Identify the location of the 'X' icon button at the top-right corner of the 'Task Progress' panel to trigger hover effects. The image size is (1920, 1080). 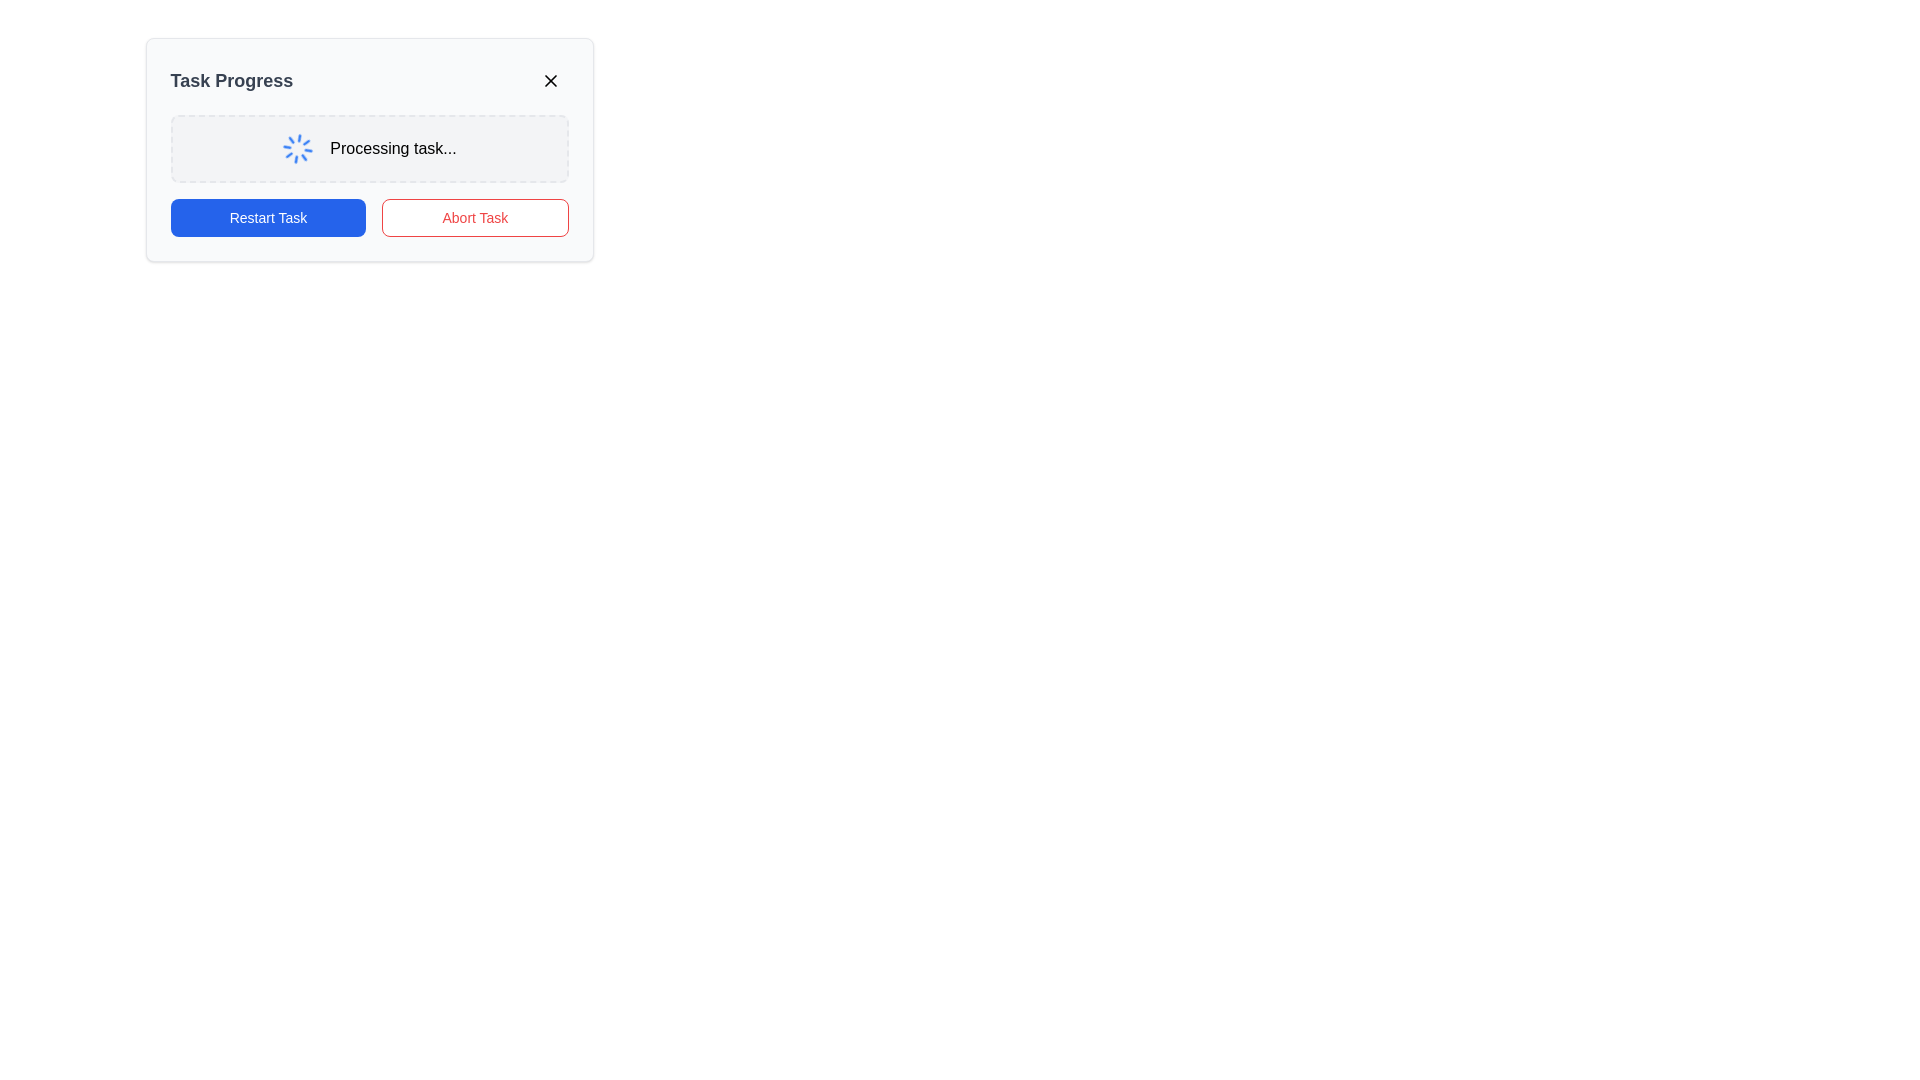
(550, 80).